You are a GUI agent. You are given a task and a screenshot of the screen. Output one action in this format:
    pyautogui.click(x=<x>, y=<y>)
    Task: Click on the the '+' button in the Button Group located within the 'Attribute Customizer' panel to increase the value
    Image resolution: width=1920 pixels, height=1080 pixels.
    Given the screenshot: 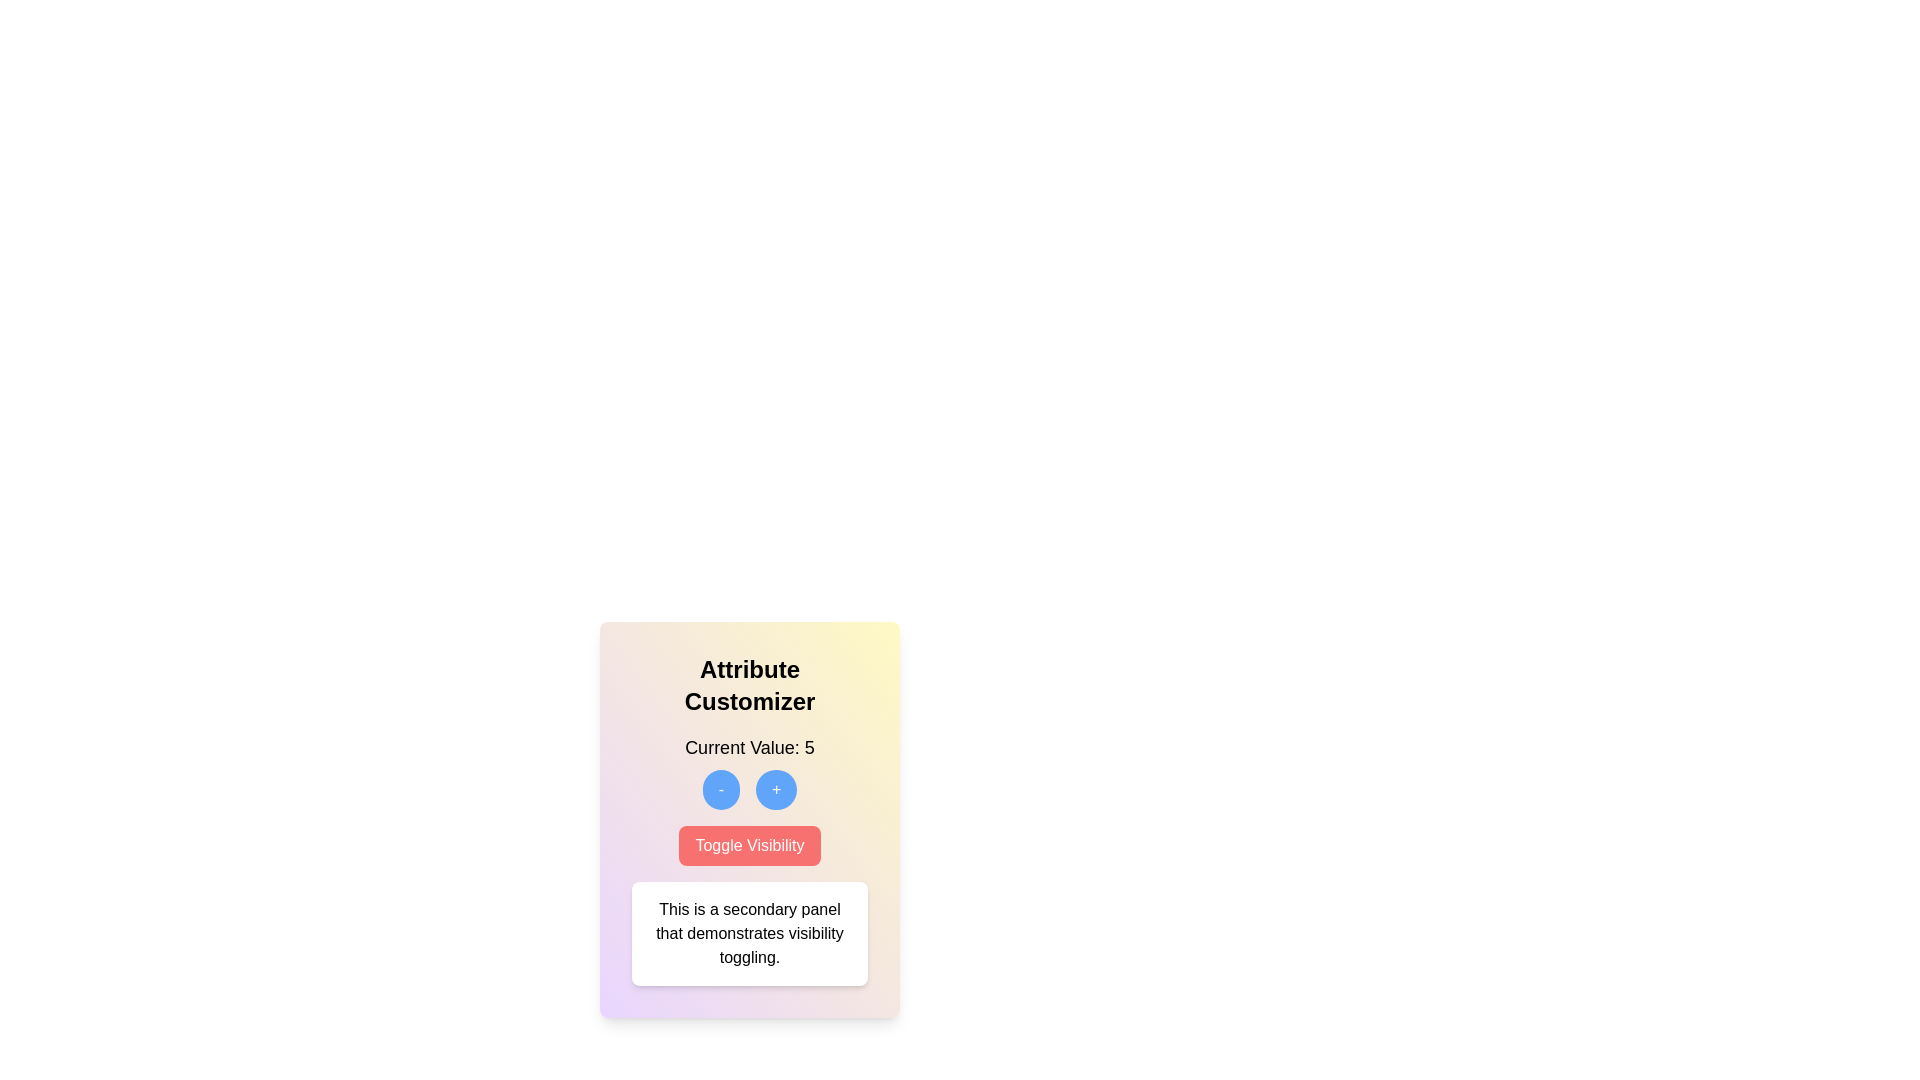 What is the action you would take?
    pyautogui.click(x=748, y=789)
    